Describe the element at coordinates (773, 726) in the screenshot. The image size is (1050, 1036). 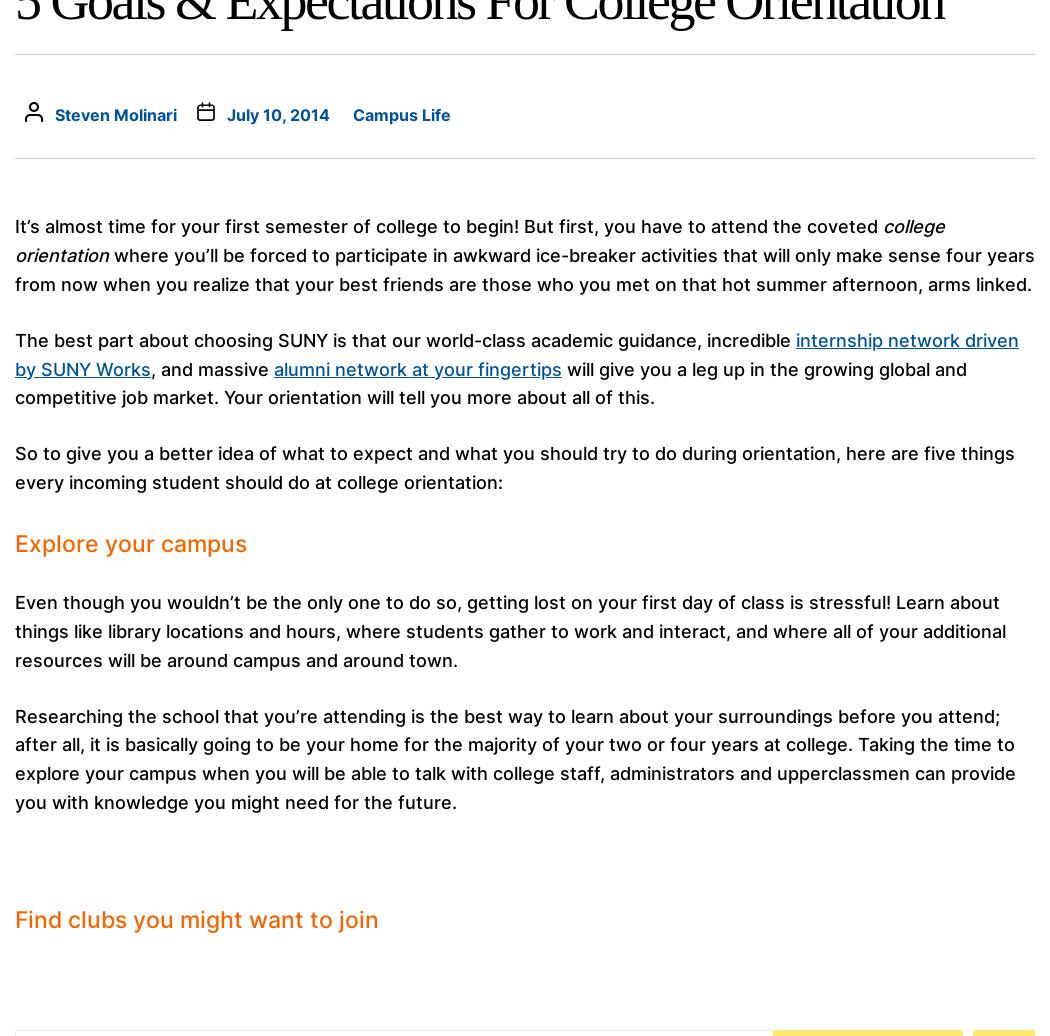
I see `'How SUNY Keeps College Affordable & Puts Students on a Path to Success'` at that location.